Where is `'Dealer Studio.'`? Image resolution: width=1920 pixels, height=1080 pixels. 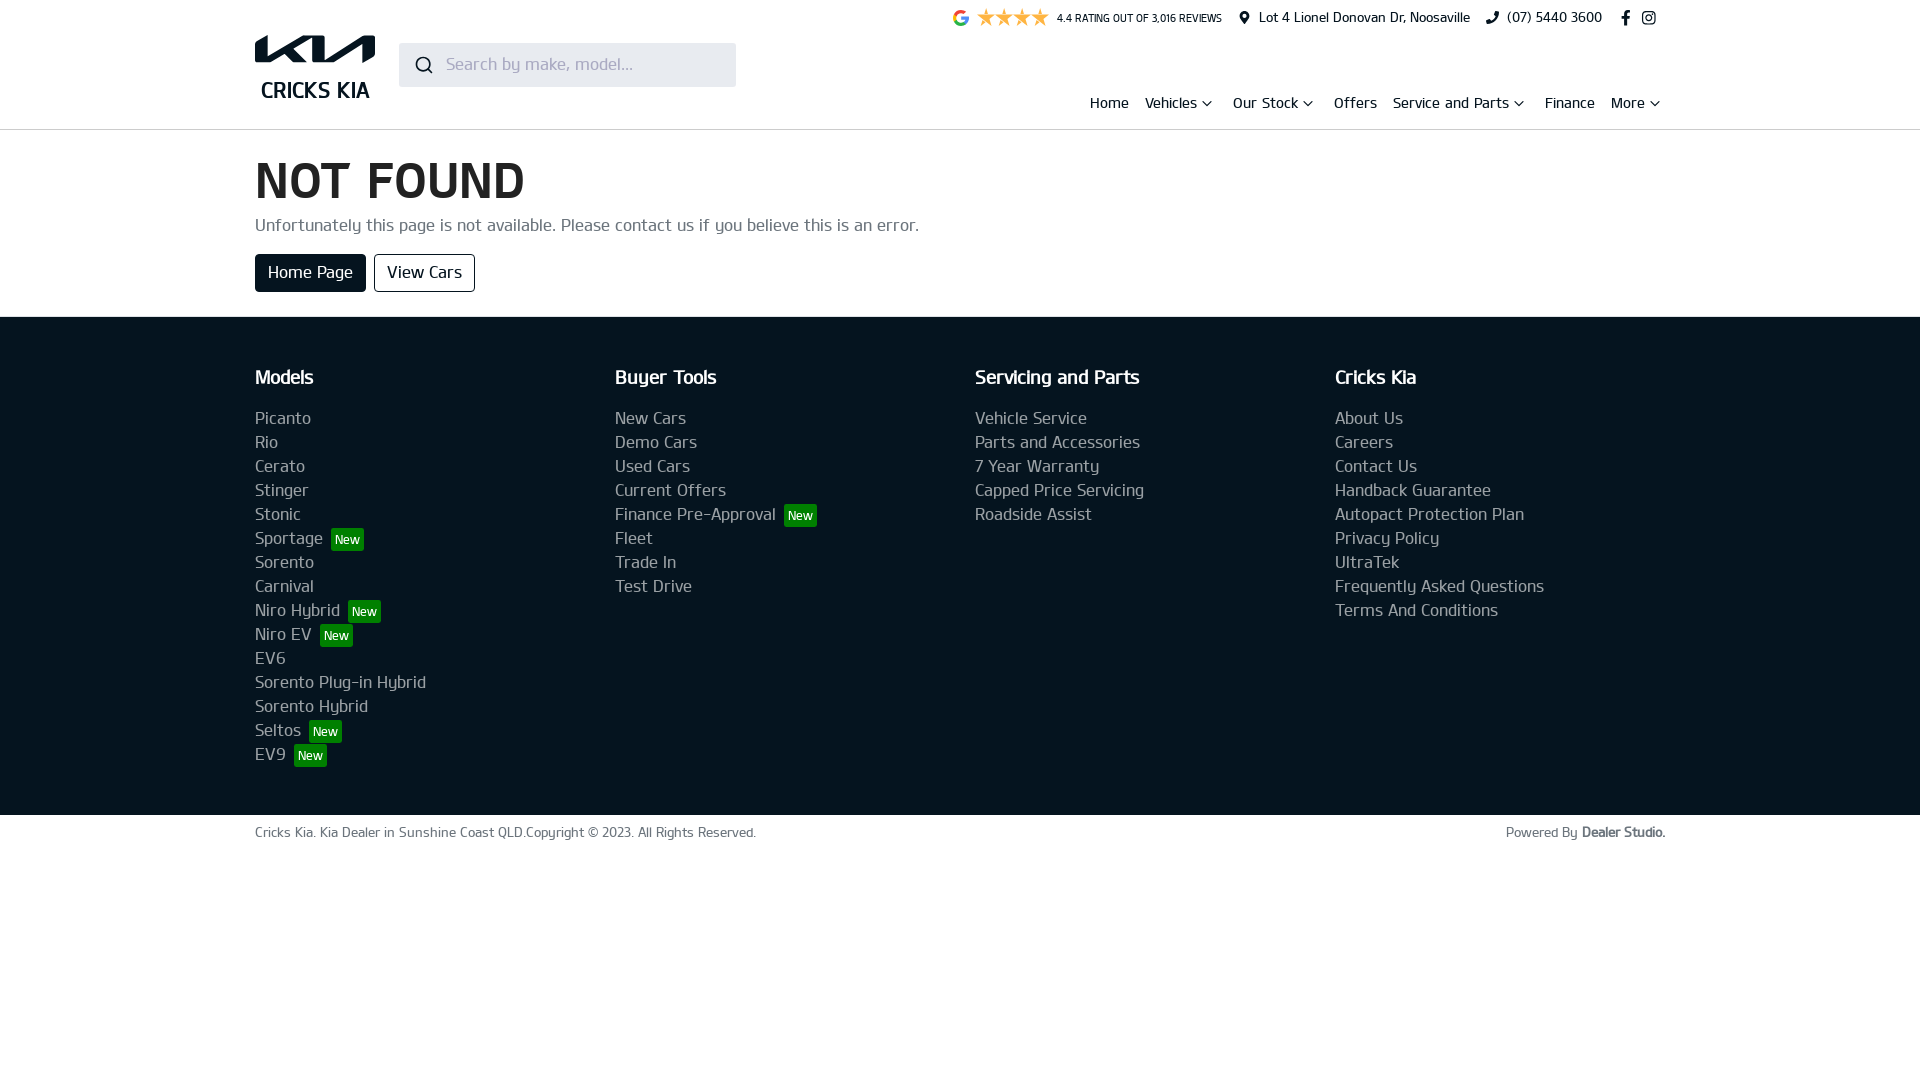
'Dealer Studio.' is located at coordinates (1623, 832).